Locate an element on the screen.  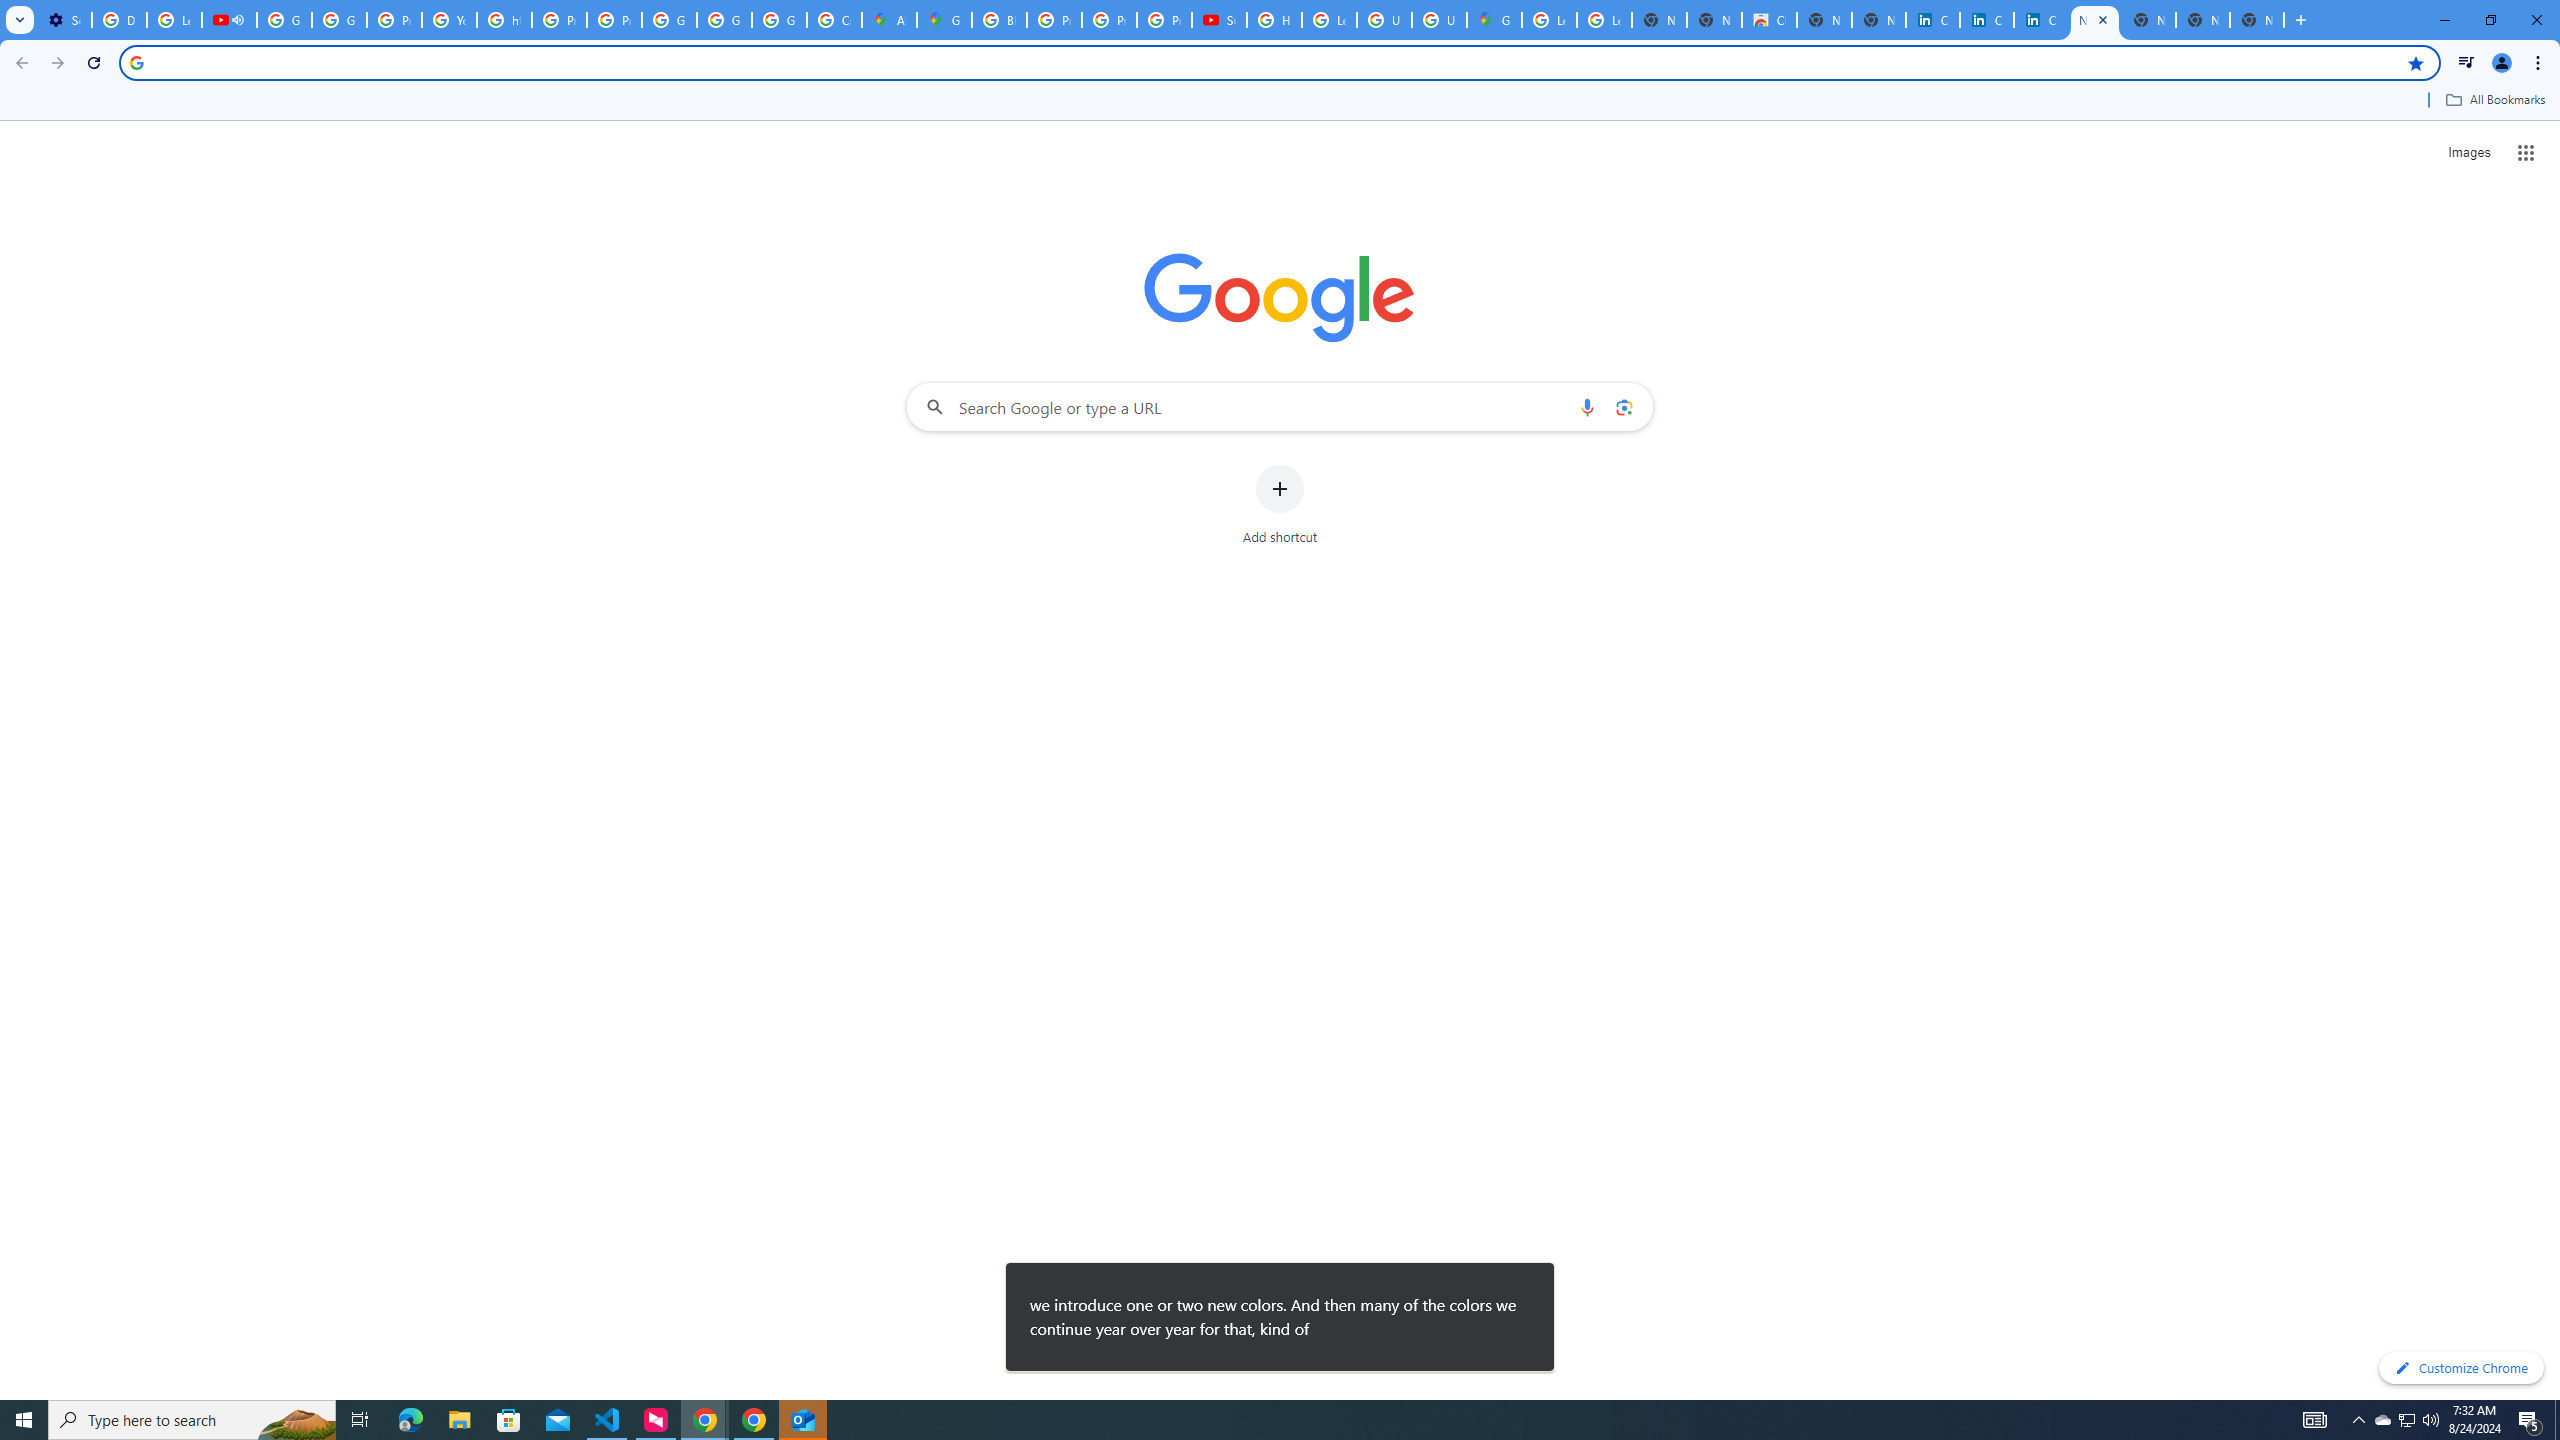
'Cookie Policy | LinkedIn' is located at coordinates (1932, 19).